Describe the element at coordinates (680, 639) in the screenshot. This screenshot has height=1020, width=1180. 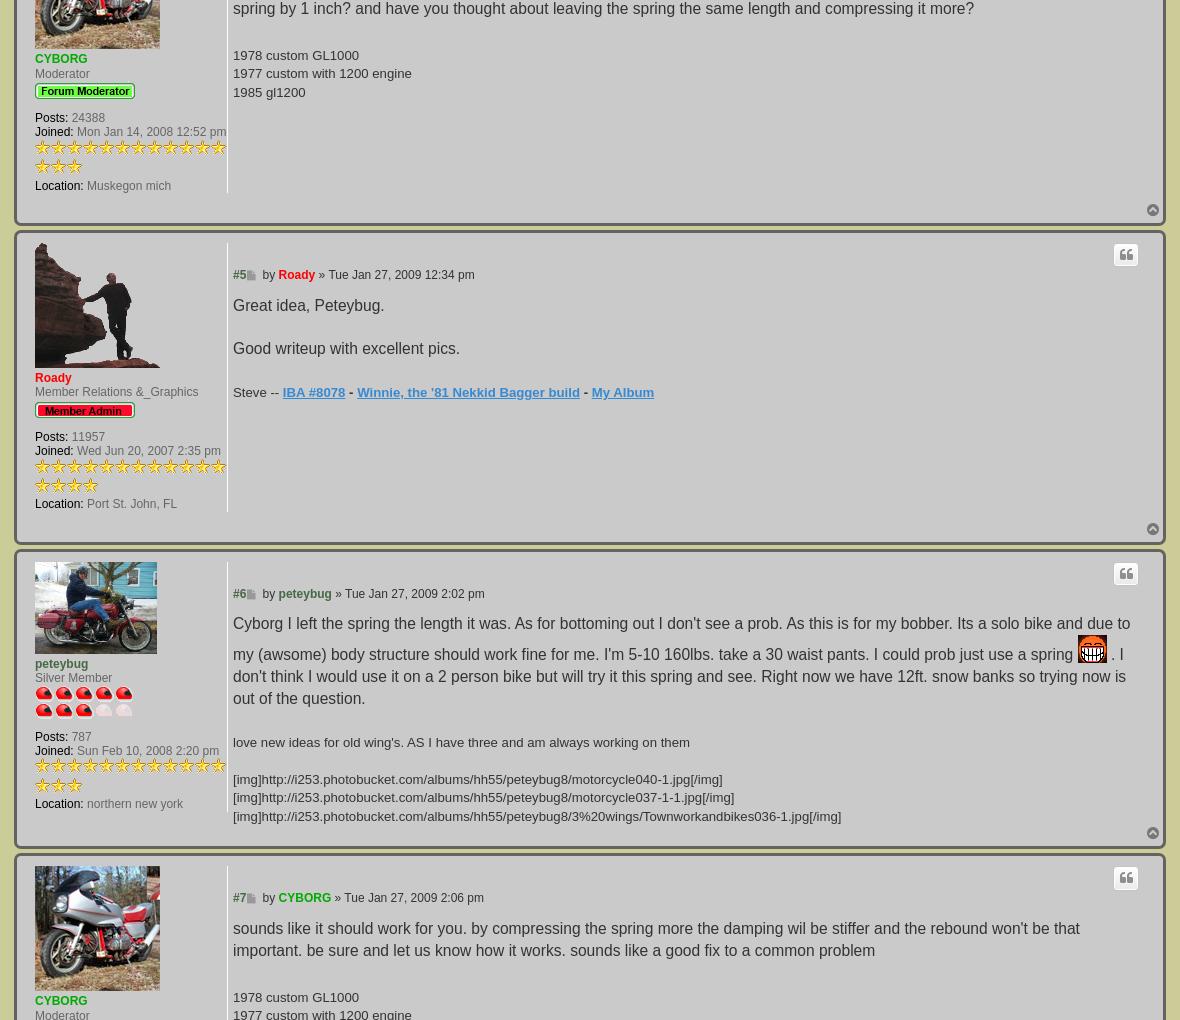
I see `'Cyborg I left the spring the length it was. As for bottoming out I don't see a prob. As this is for my bobber. Its a solo bike and due to my (awsome) body structure should work fine for me. I'm 5-10 160lbs. take a 30 waist pants. I could prob just use a spring'` at that location.